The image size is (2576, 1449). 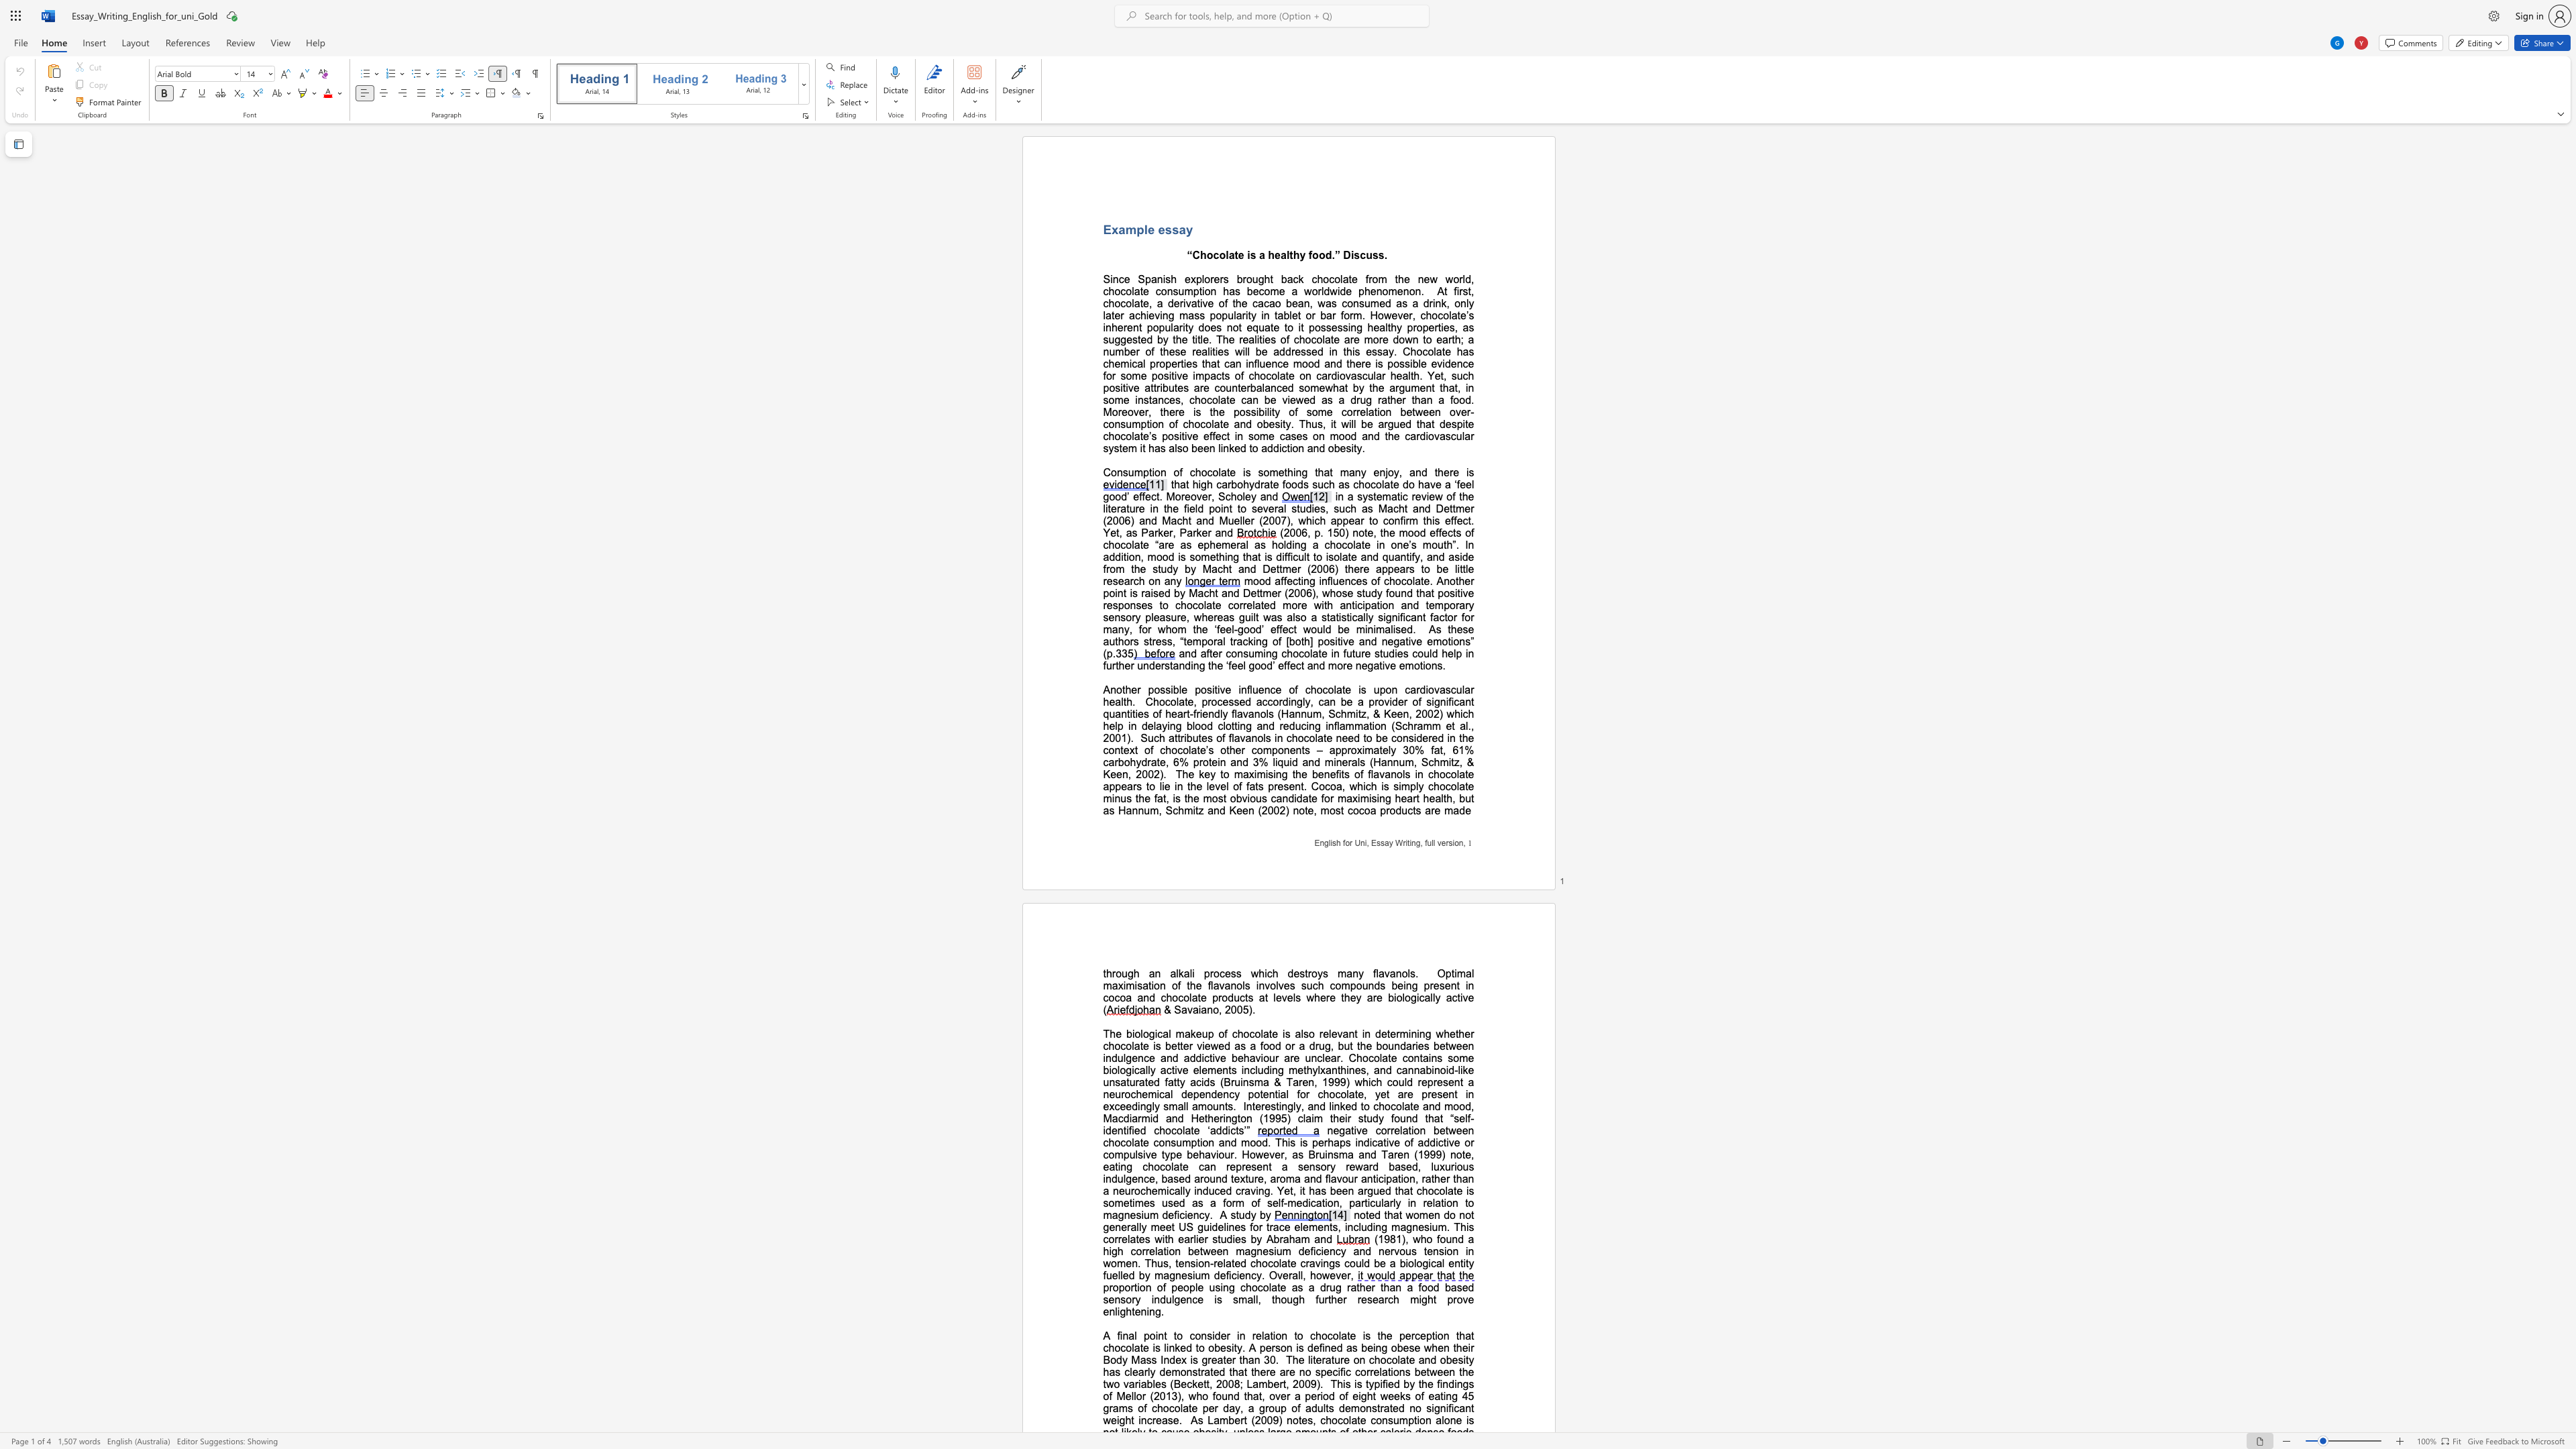 I want to click on the subset text "was also a statistically significant factor for many, f" within the text "guilt was also a statistically significant factor for many, for whom the ‘feel-good’ effect would be minimalised", so click(x=1263, y=617).